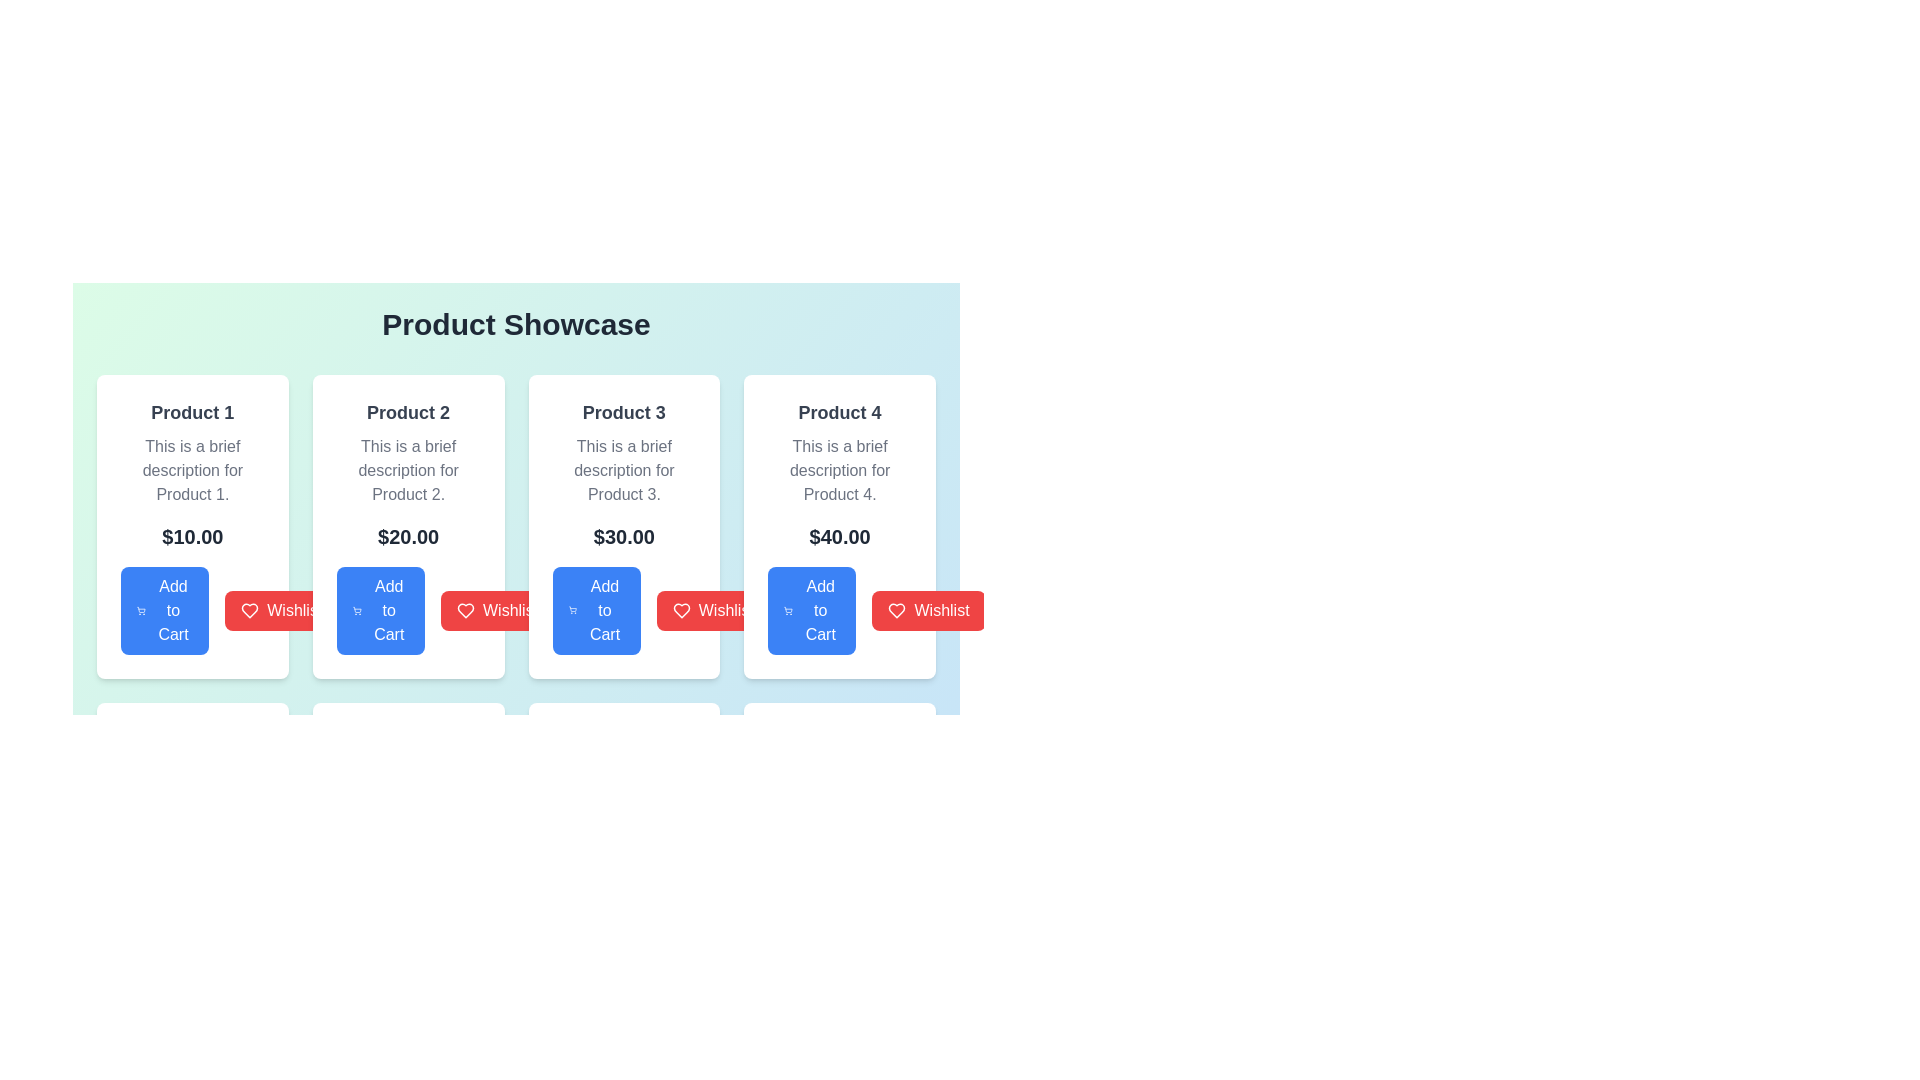 The image size is (1920, 1080). I want to click on the 'Add to Cart' button located below the listing for 'Product 3', which is the first button in its horizontal arrangement within the product grid, so click(595, 609).